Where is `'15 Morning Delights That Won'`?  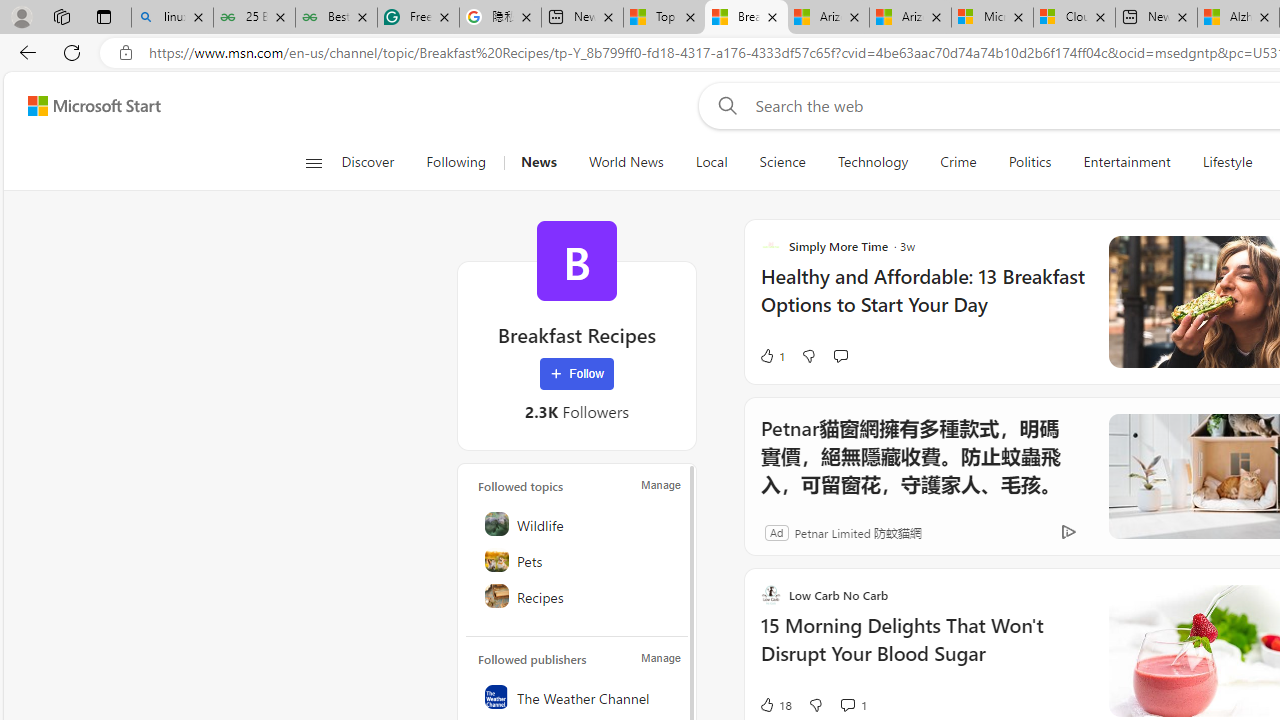
'15 Morning Delights That Won' is located at coordinates (921, 650).